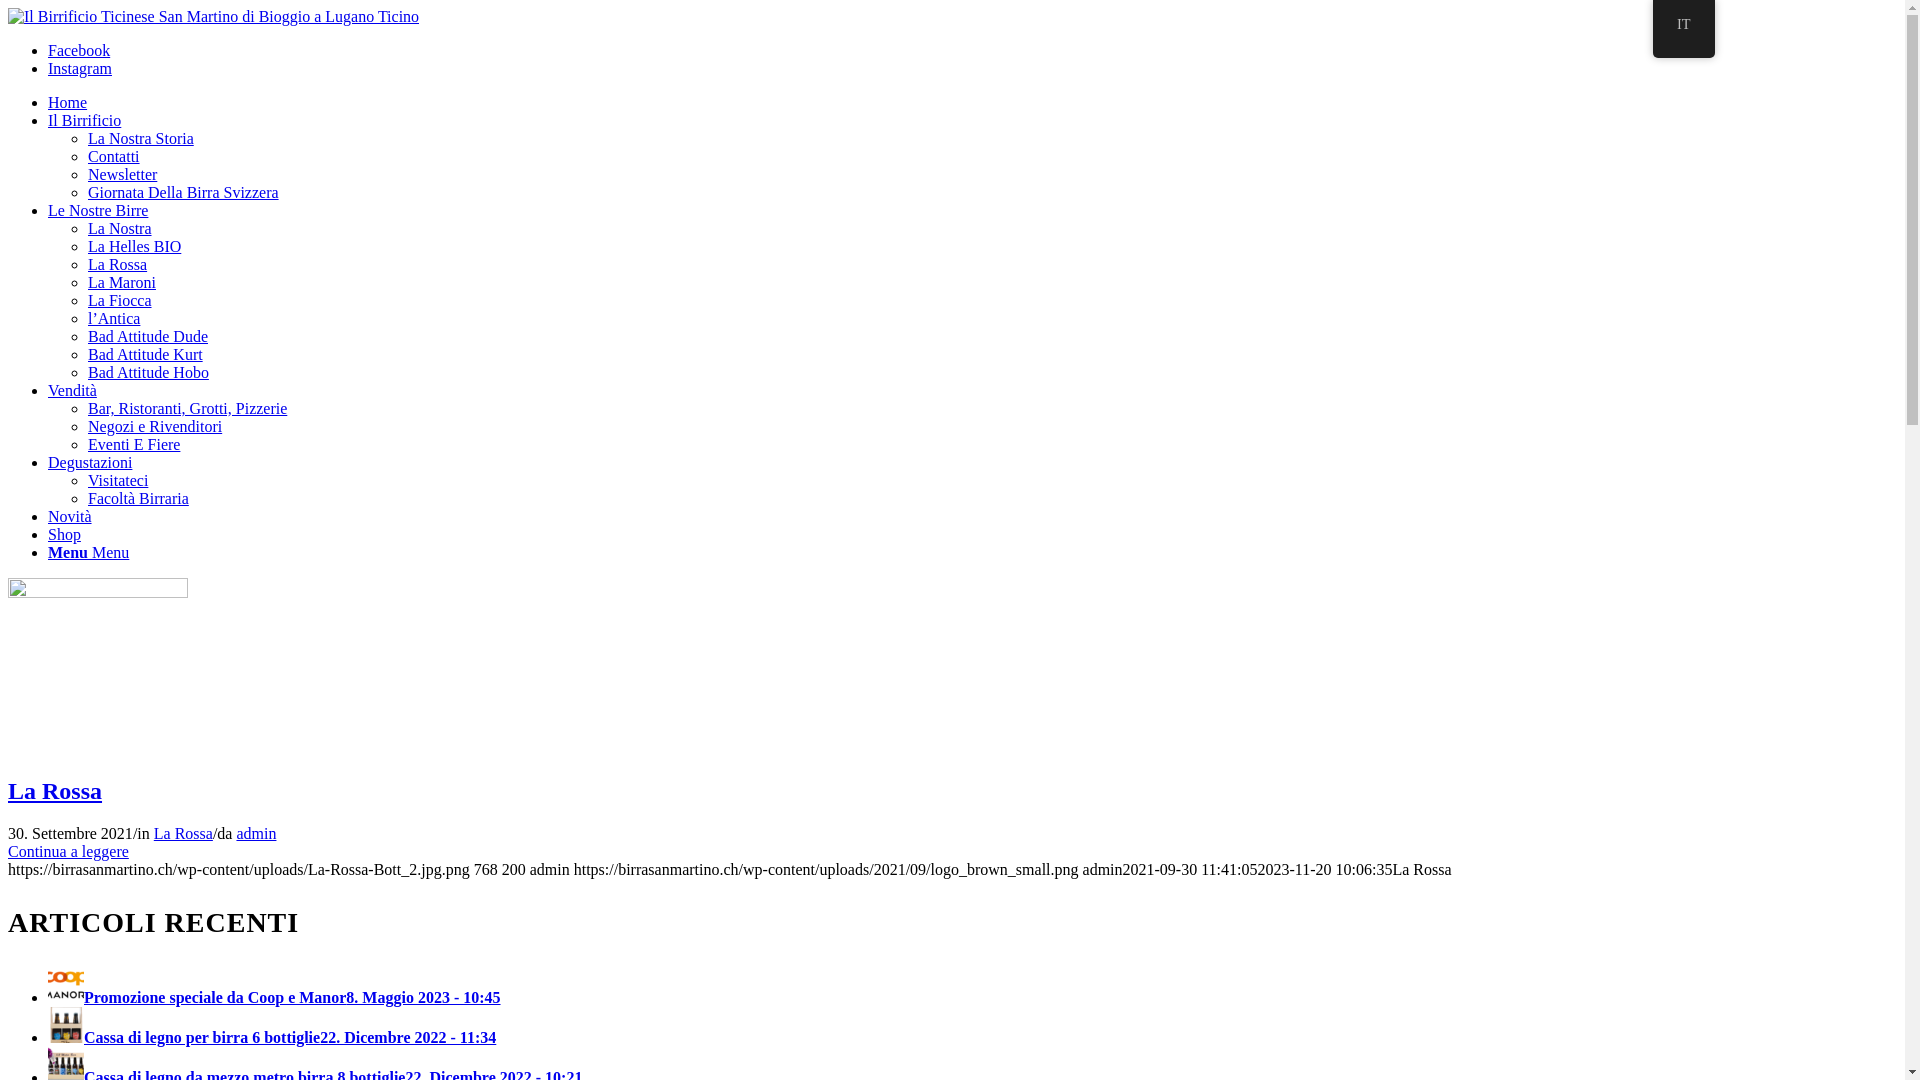 This screenshot has height=1080, width=1920. What do you see at coordinates (147, 335) in the screenshot?
I see `'Bad Attitude Dude'` at bounding box center [147, 335].